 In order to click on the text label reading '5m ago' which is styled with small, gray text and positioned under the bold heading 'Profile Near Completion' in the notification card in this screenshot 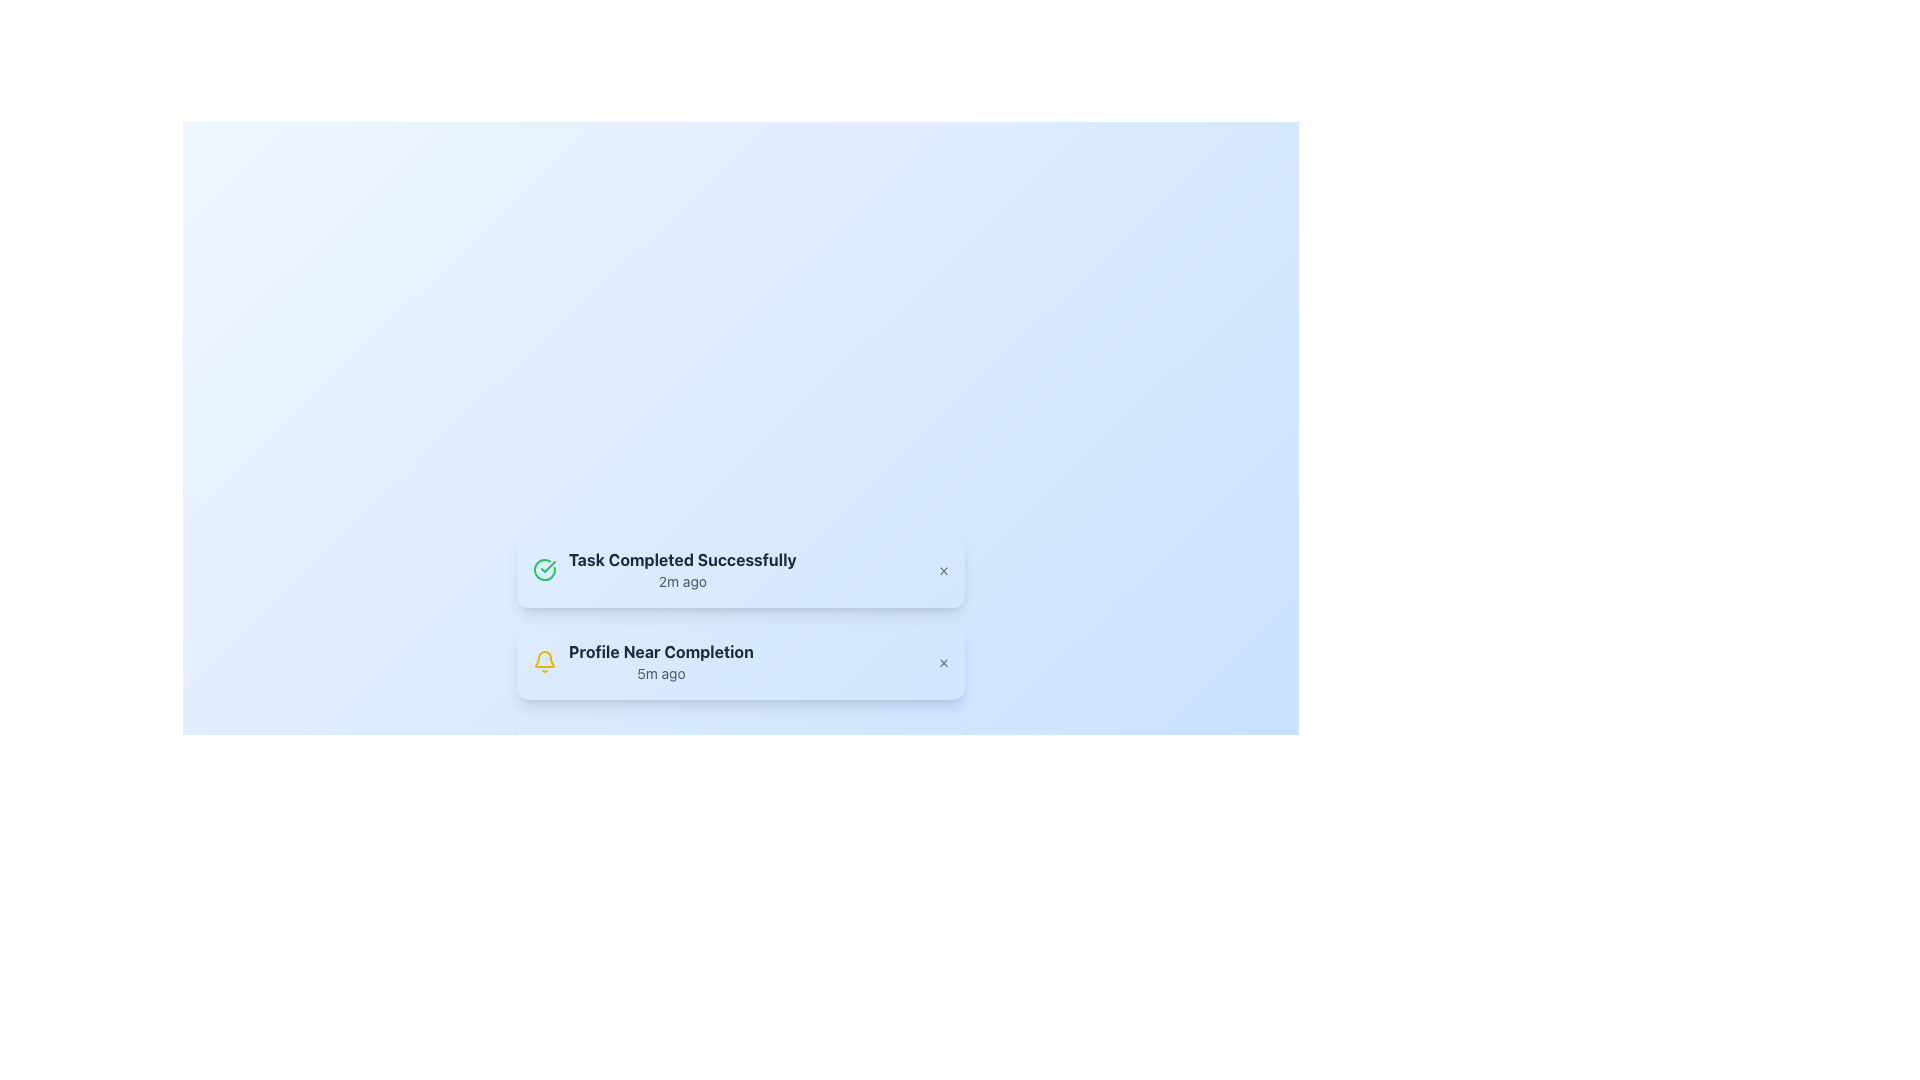, I will do `click(661, 674)`.